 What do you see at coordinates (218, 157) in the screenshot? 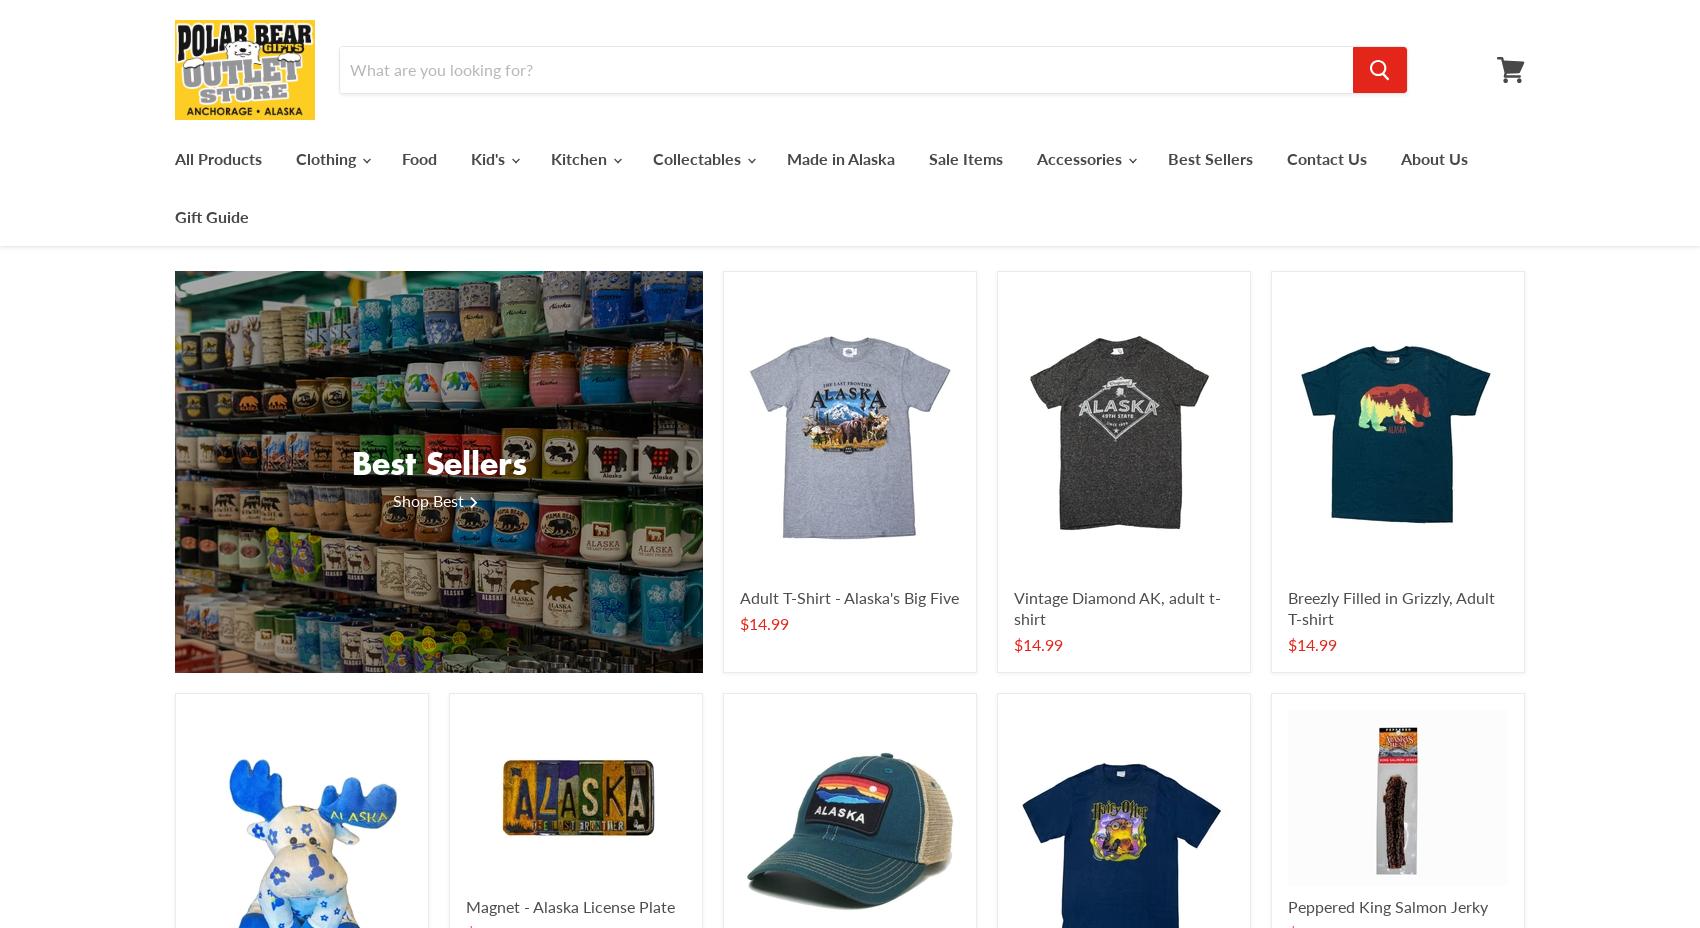
I see `'All Products'` at bounding box center [218, 157].